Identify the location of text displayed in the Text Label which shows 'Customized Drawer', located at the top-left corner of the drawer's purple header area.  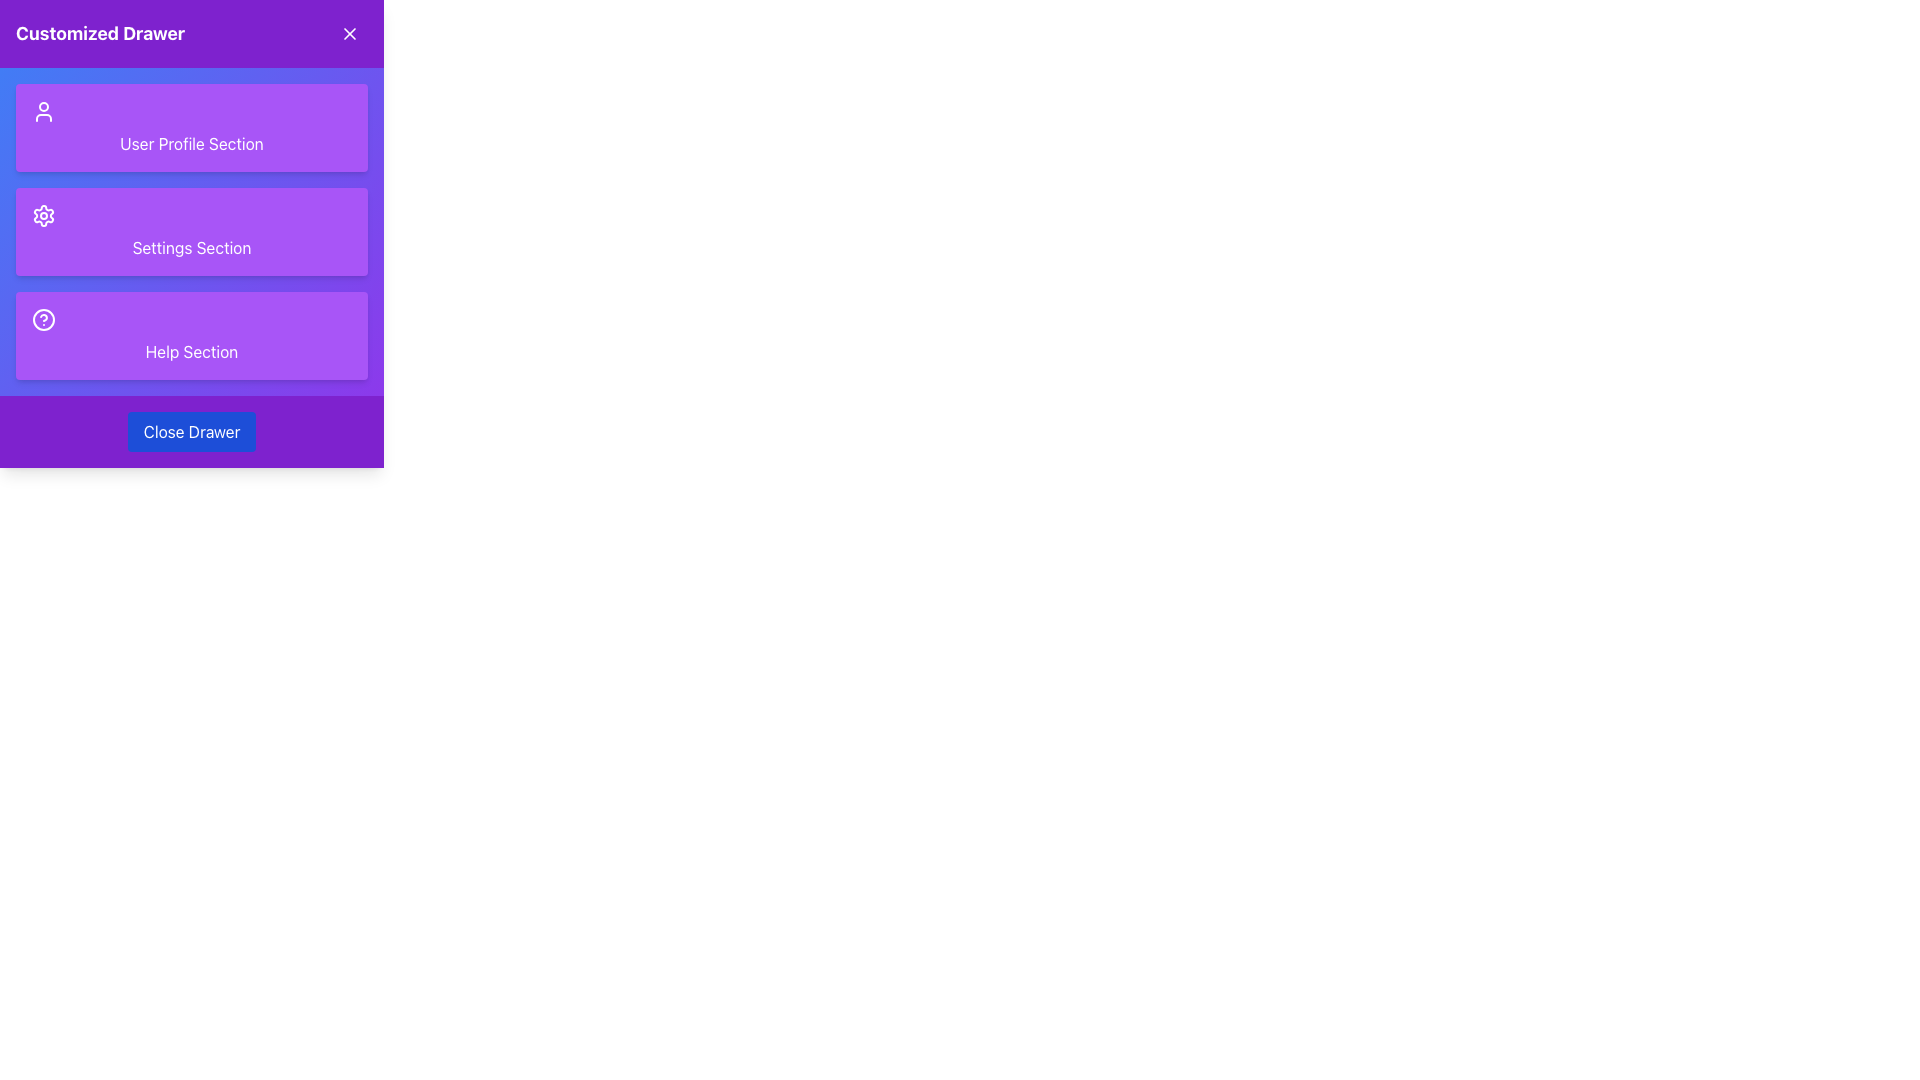
(99, 34).